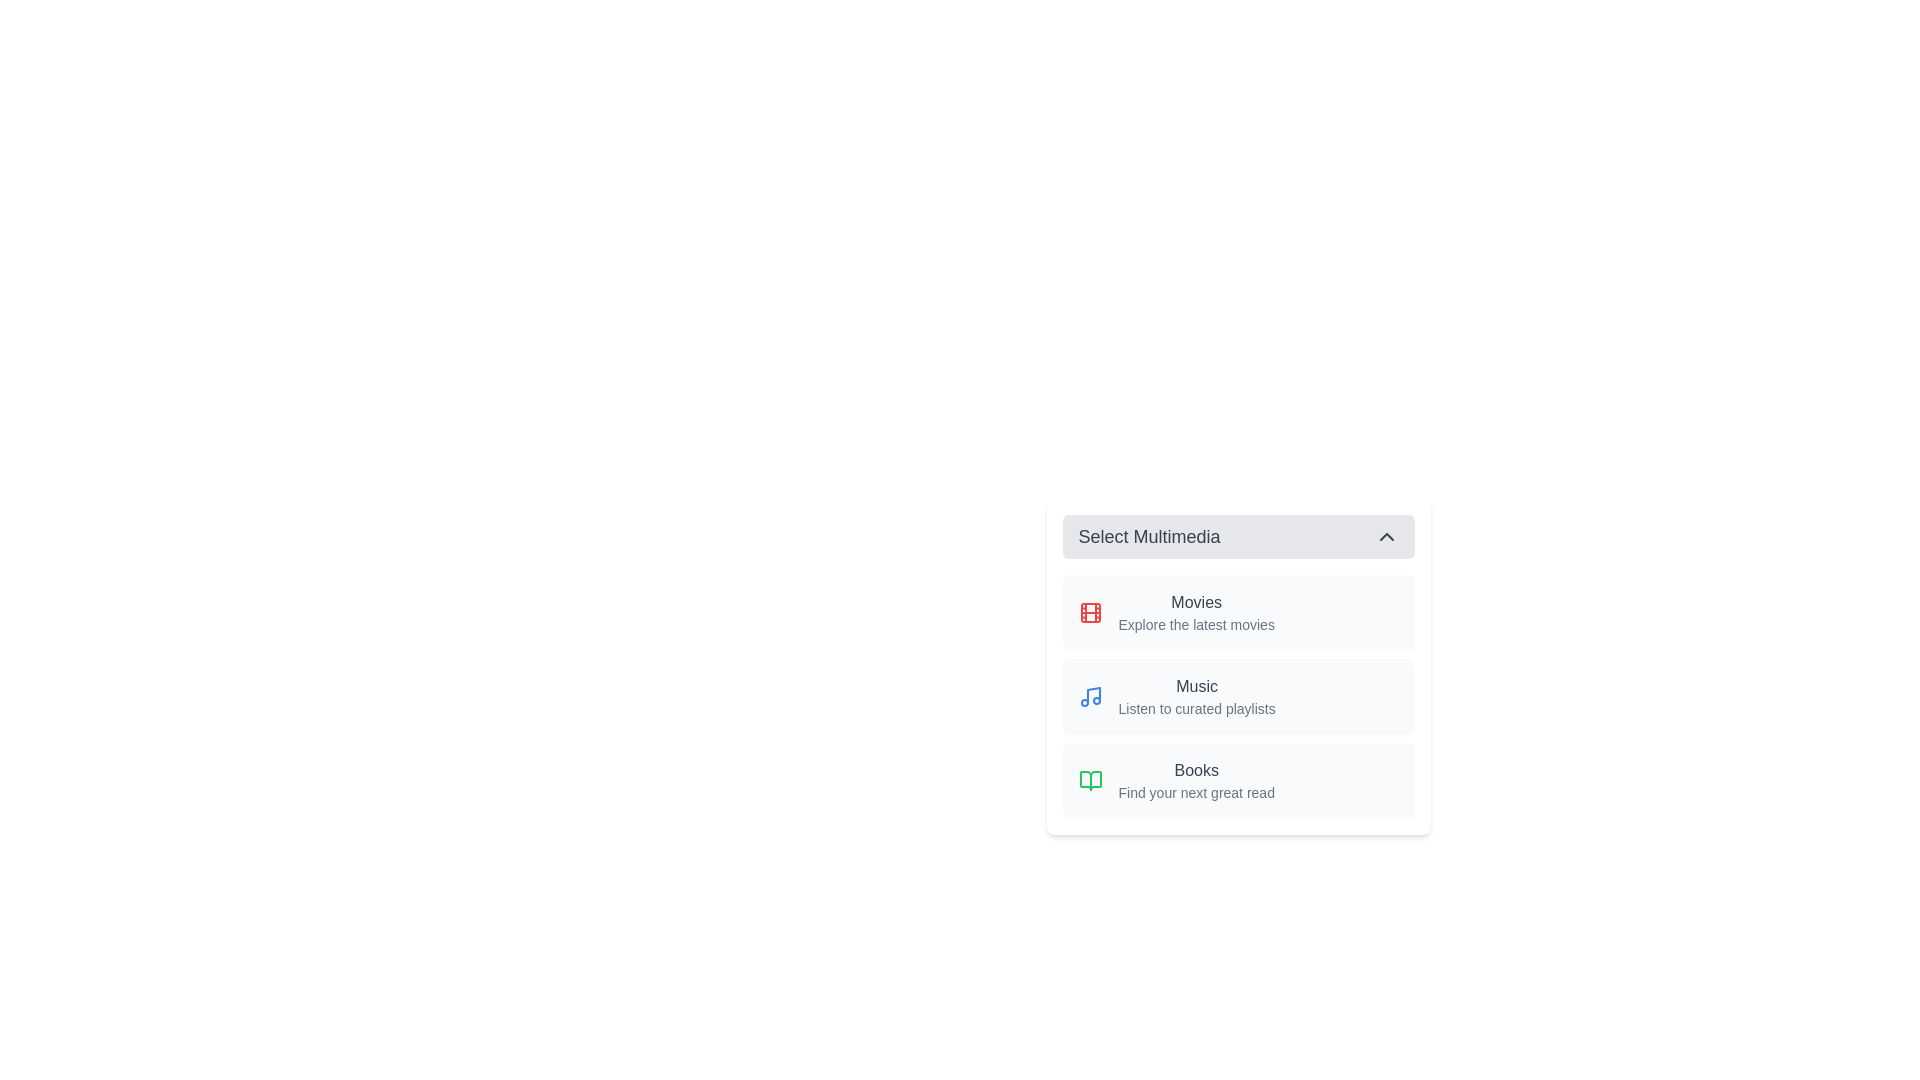 The height and width of the screenshot is (1080, 1920). Describe the element at coordinates (1237, 535) in the screenshot. I see `the 'Select Multimedia' button with a light gray background and rounded corners` at that location.